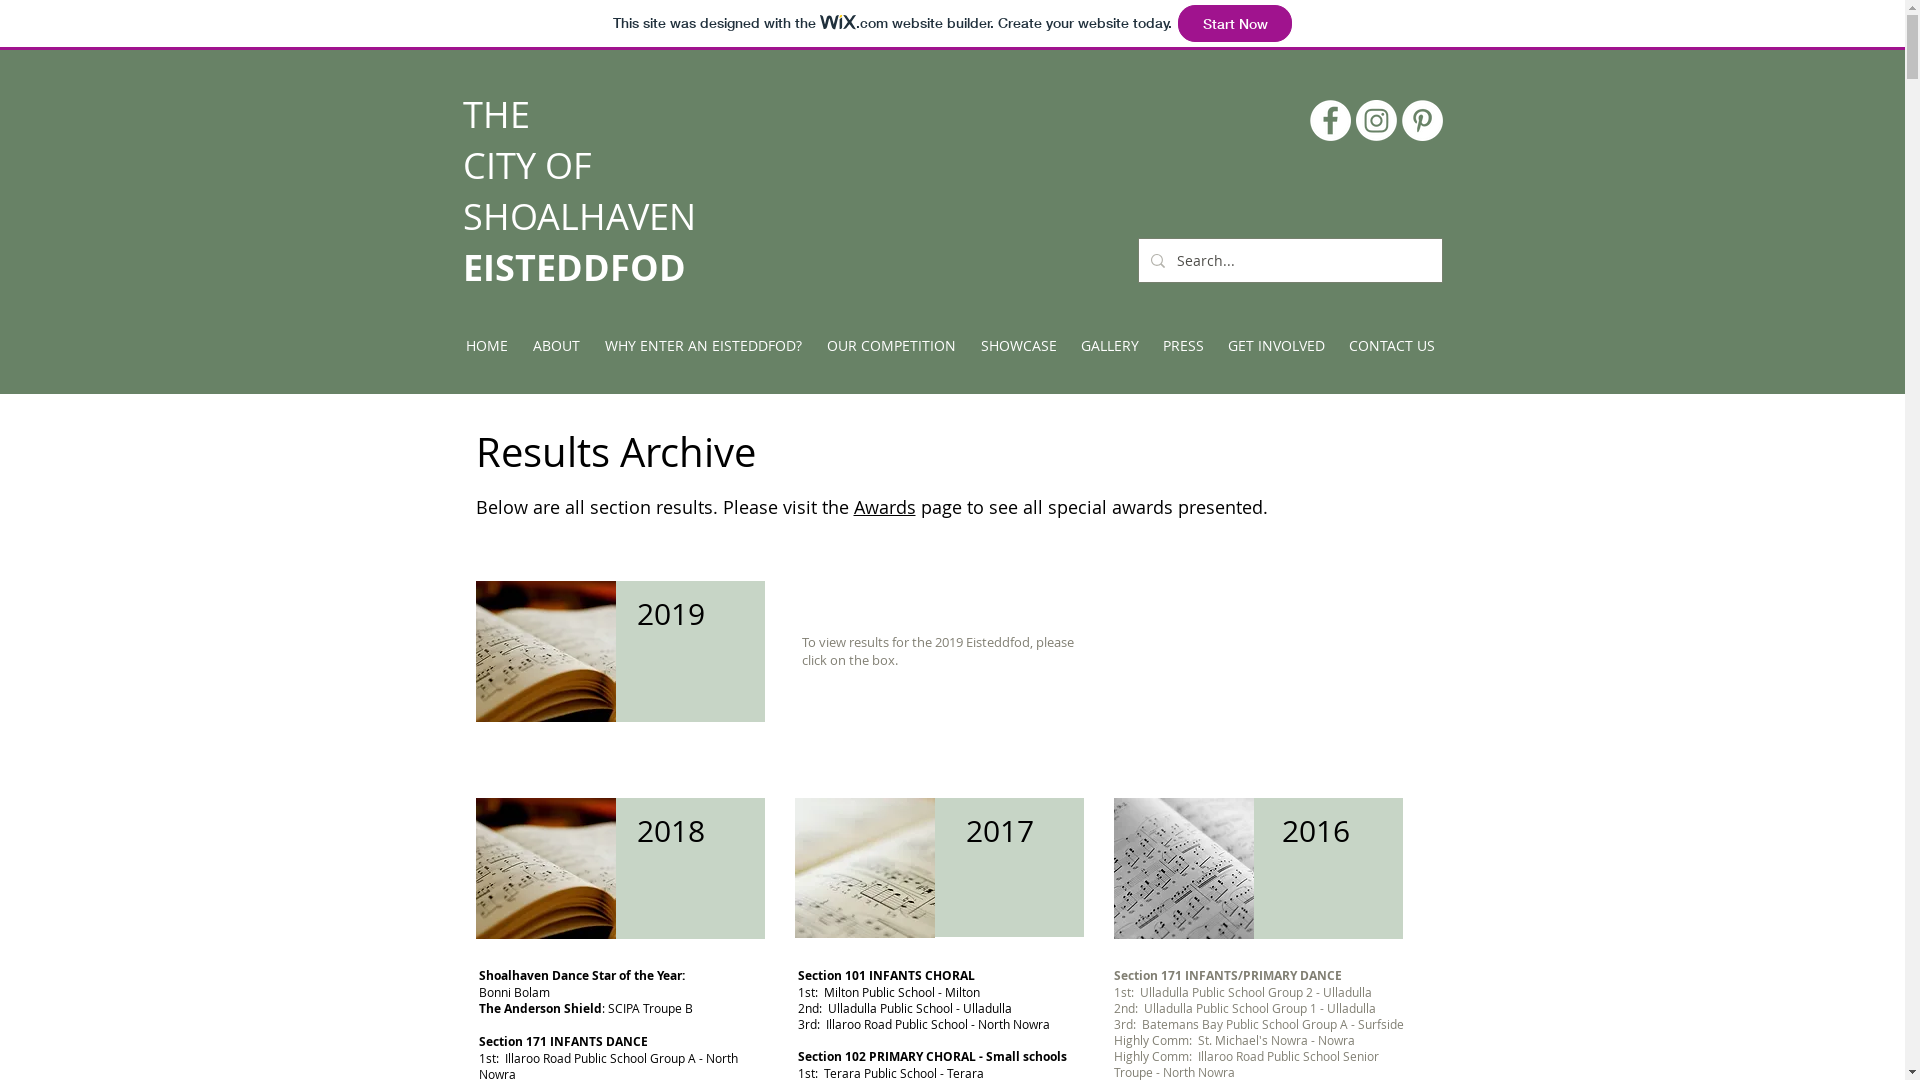 Image resolution: width=1920 pixels, height=1080 pixels. I want to click on 'Music Notes', so click(546, 651).